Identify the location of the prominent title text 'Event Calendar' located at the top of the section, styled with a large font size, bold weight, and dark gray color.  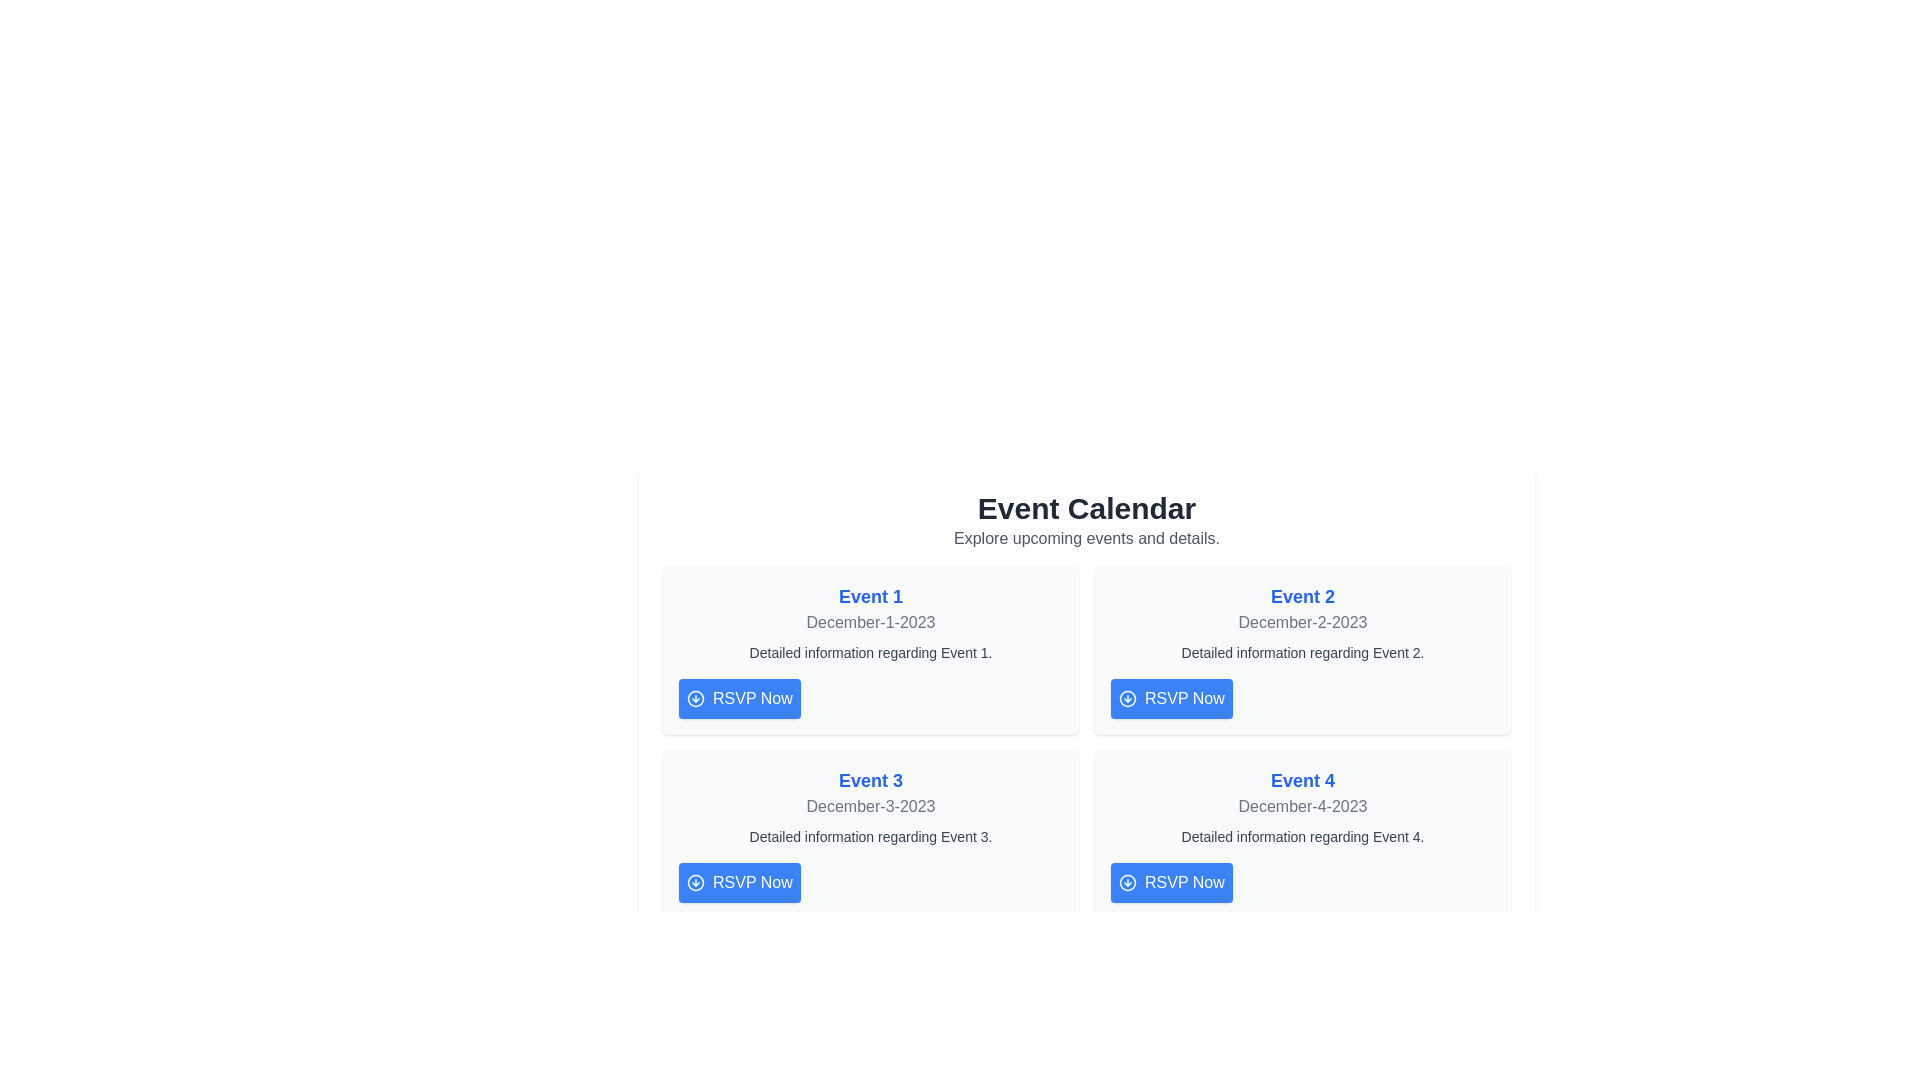
(1085, 508).